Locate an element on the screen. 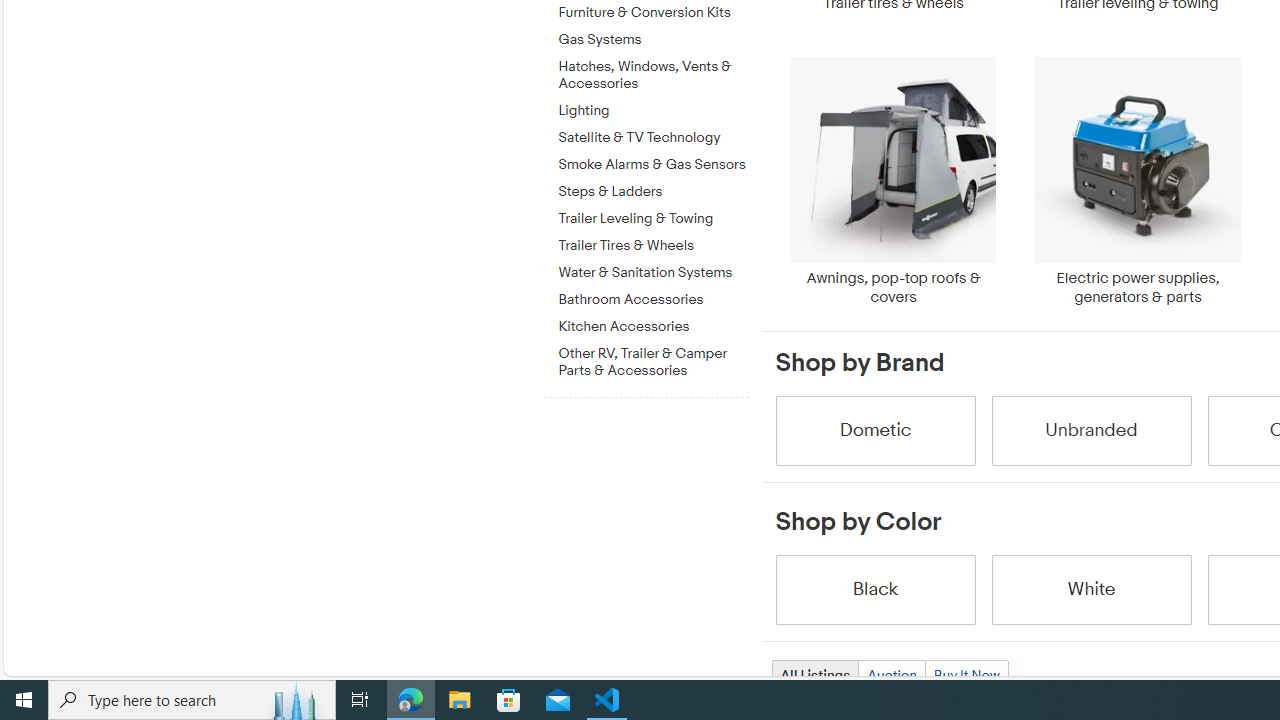 The height and width of the screenshot is (720, 1280). 'Dometic' is located at coordinates (874, 429).